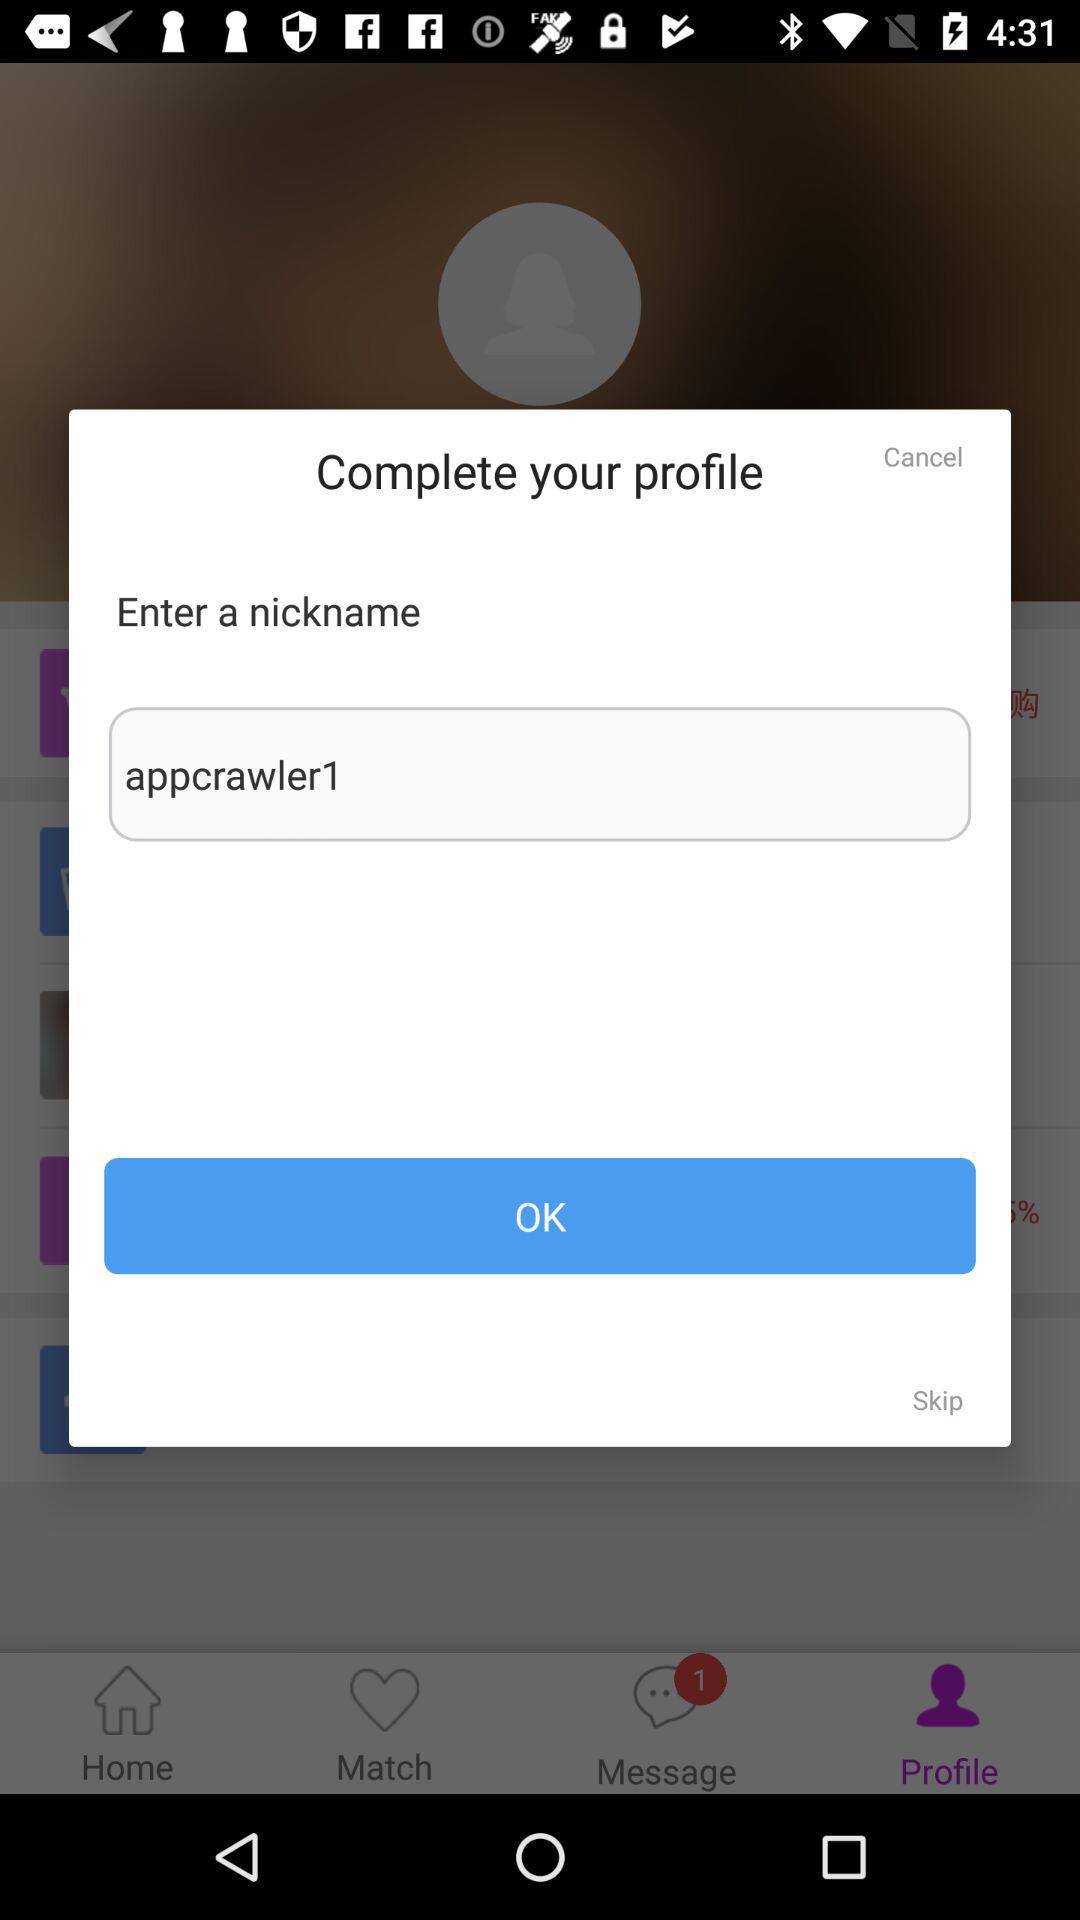 This screenshot has height=1920, width=1080. What do you see at coordinates (938, 1398) in the screenshot?
I see `item at the bottom right corner` at bounding box center [938, 1398].